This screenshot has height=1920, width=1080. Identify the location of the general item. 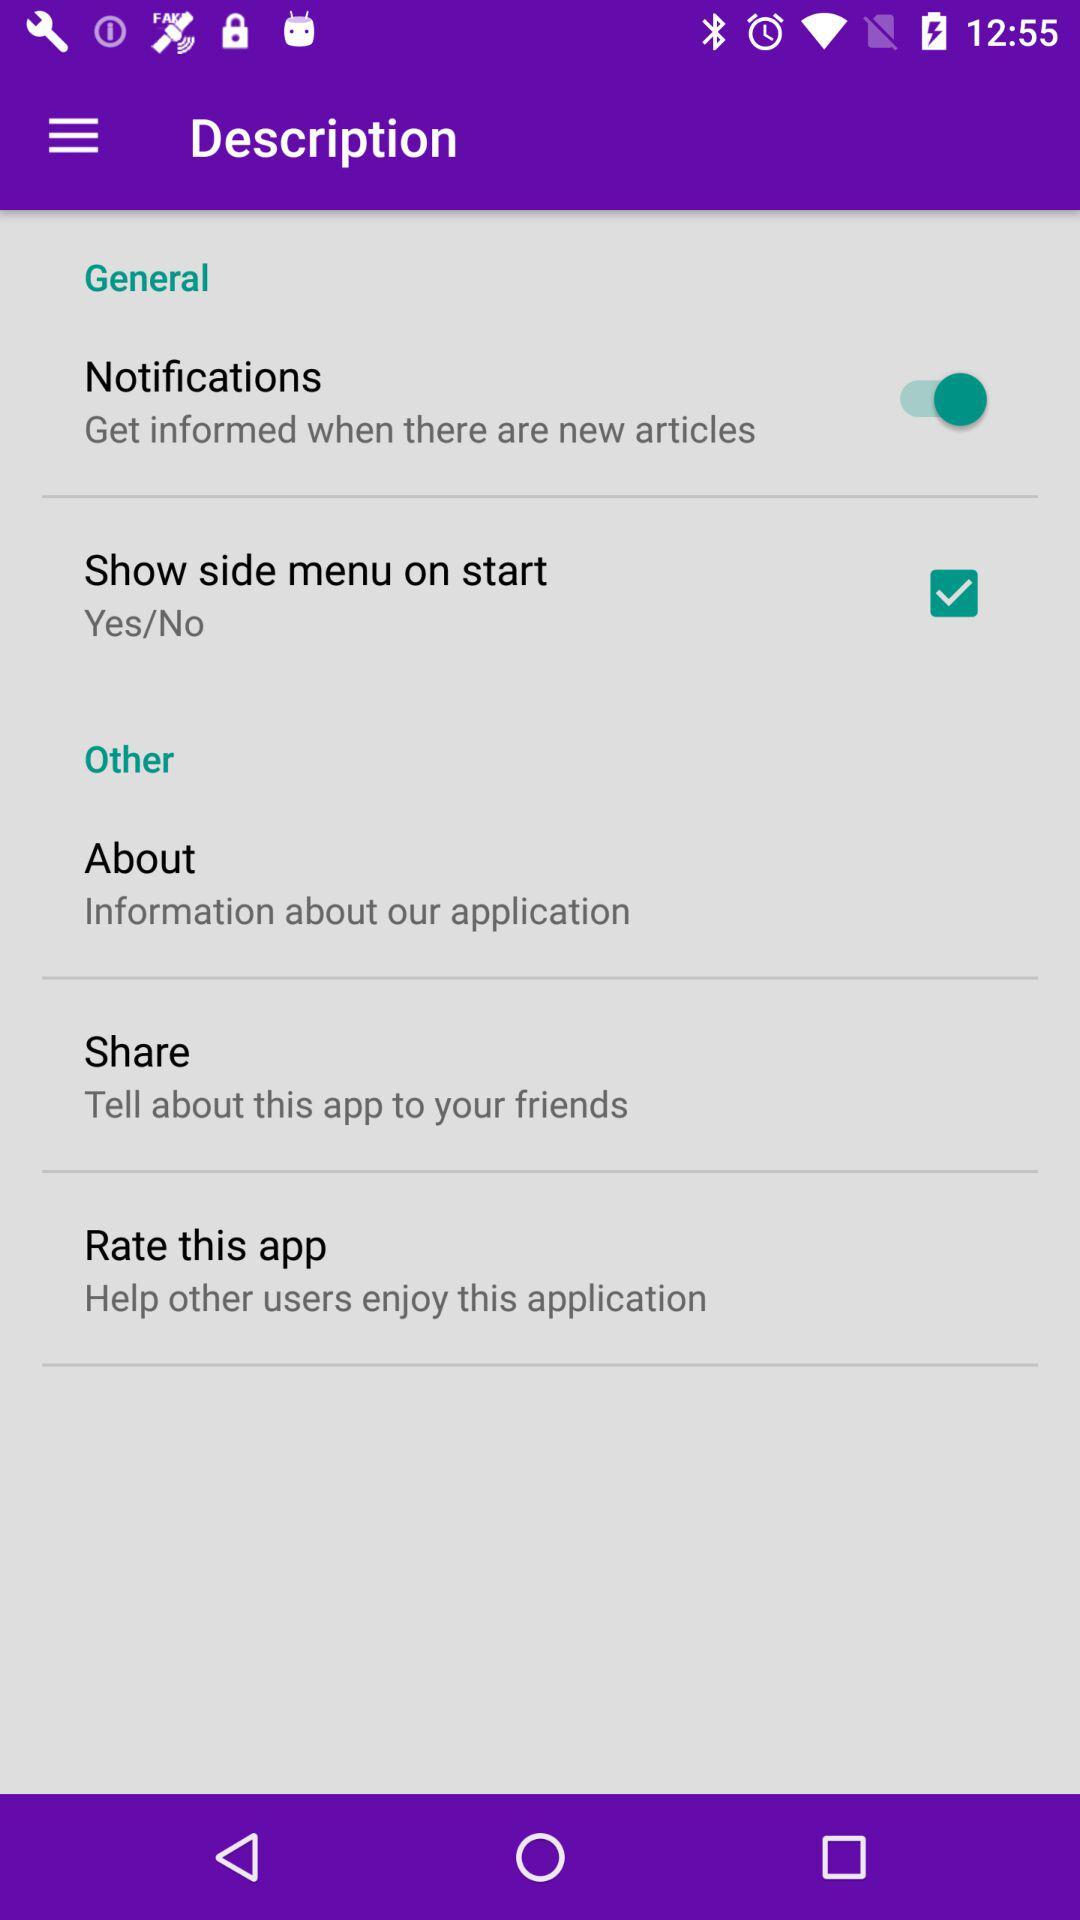
(540, 254).